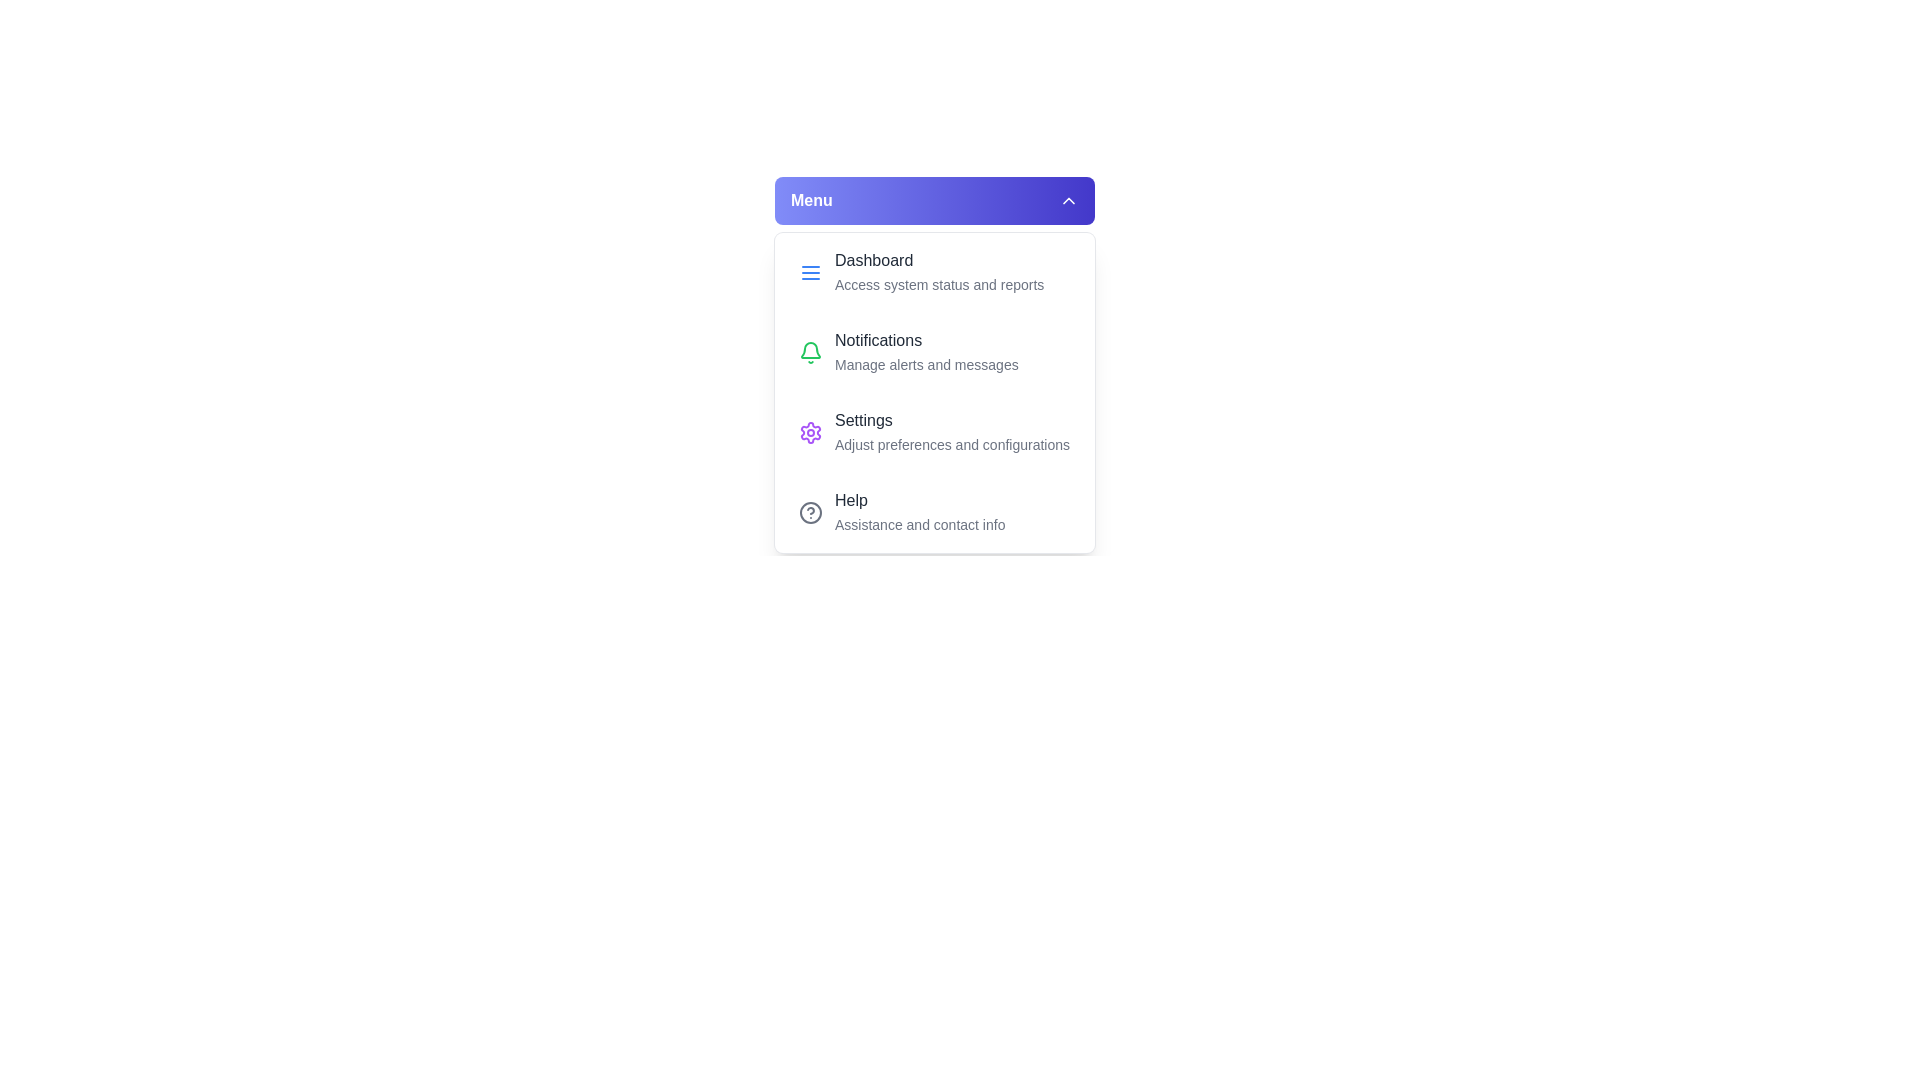  I want to click on the 'Settings' menu entry in the vertical navigation menu, which features bold text in dark font and a description in lighter gray font, so click(951, 431).